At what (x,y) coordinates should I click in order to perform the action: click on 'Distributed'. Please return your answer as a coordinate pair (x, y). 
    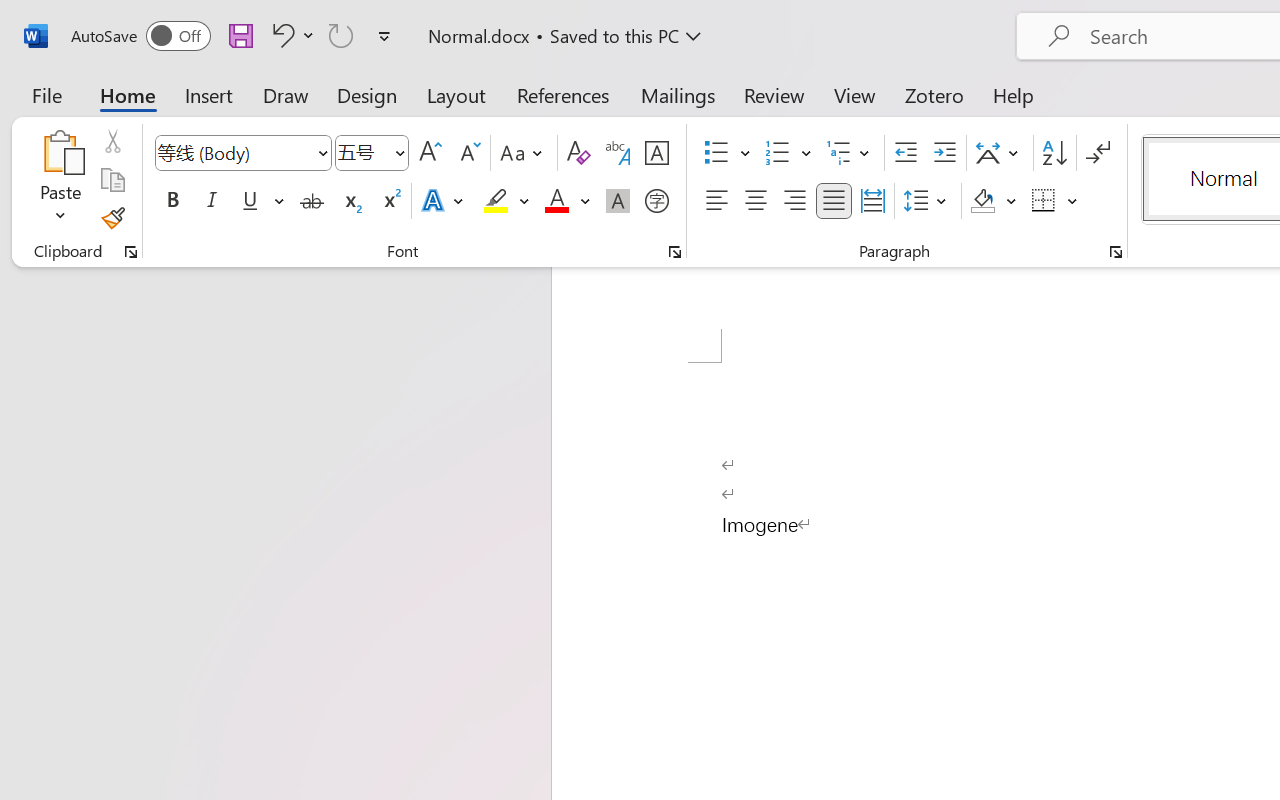
    Looking at the image, I should click on (872, 201).